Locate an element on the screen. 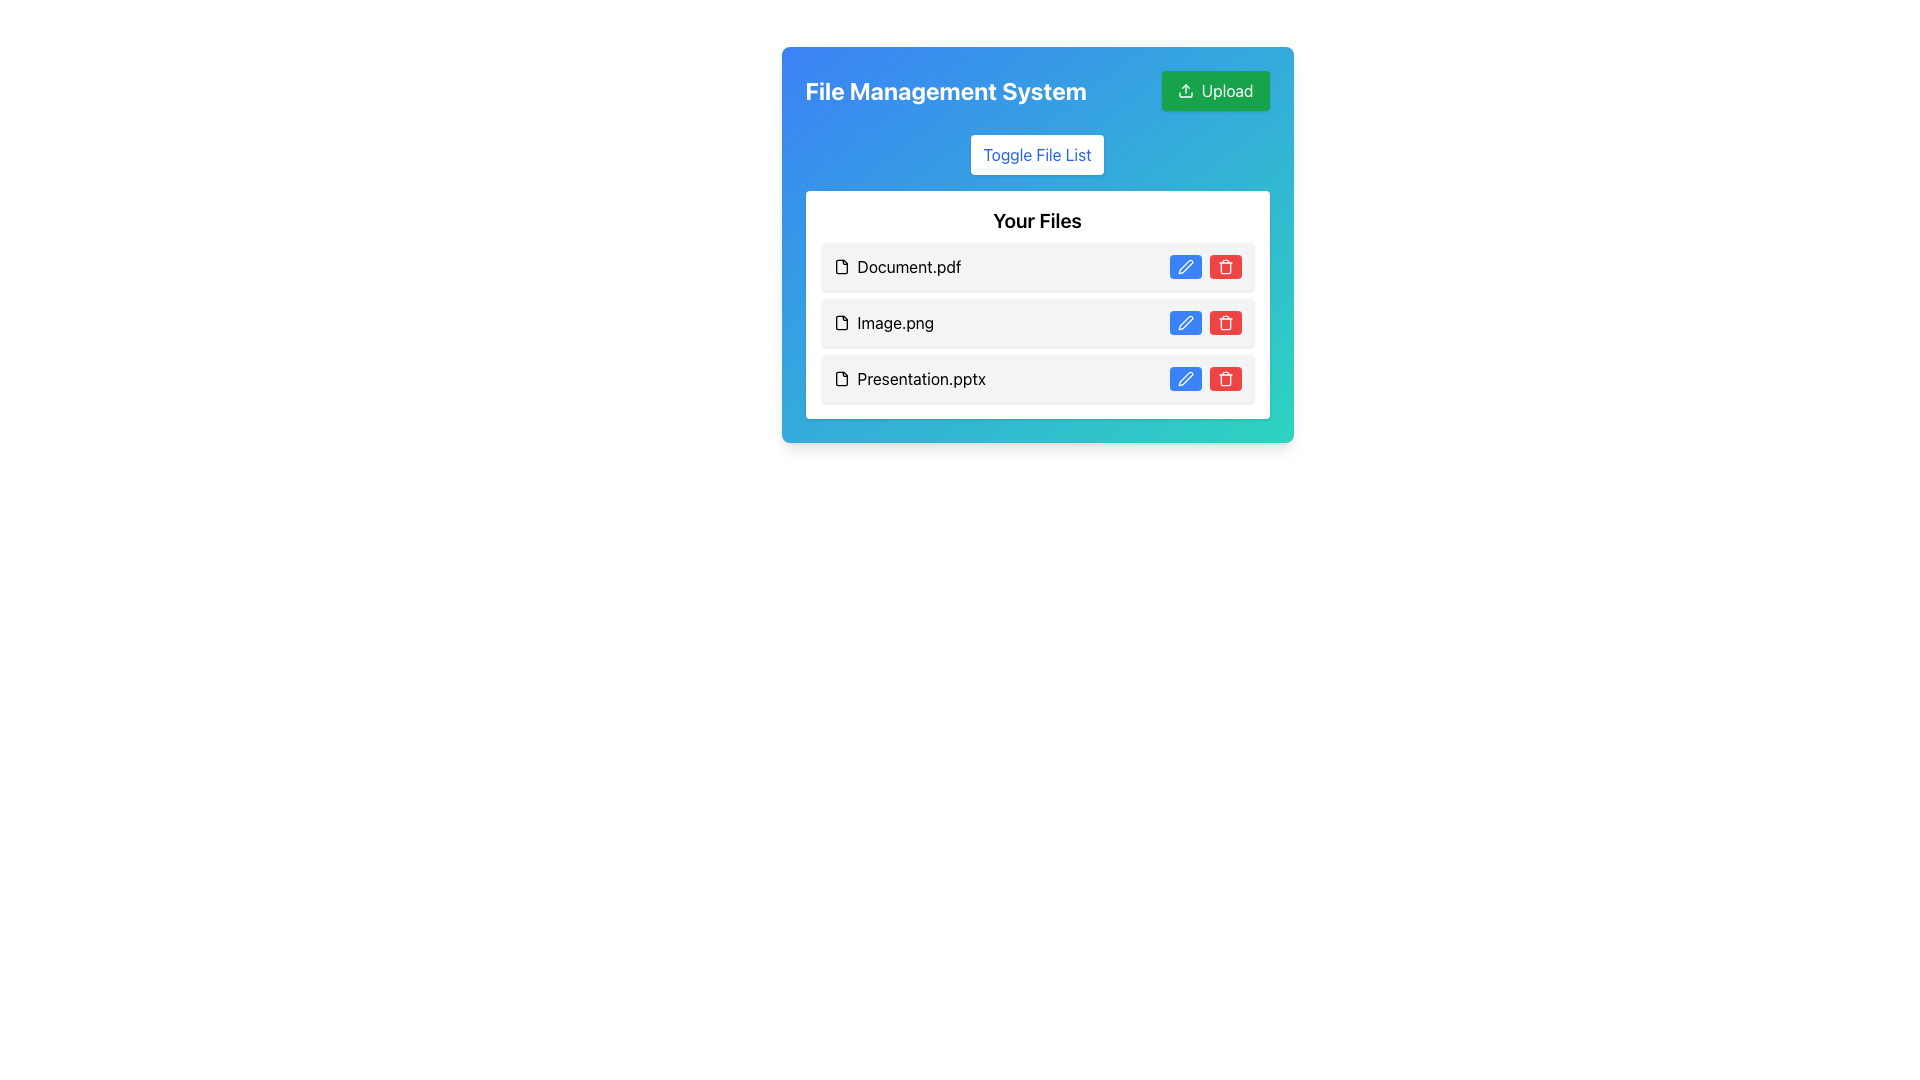 The image size is (1920, 1080). the document icon, represented as an SVG graphic, located next to the text 'Document.pdf' in the file list is located at coordinates (841, 265).